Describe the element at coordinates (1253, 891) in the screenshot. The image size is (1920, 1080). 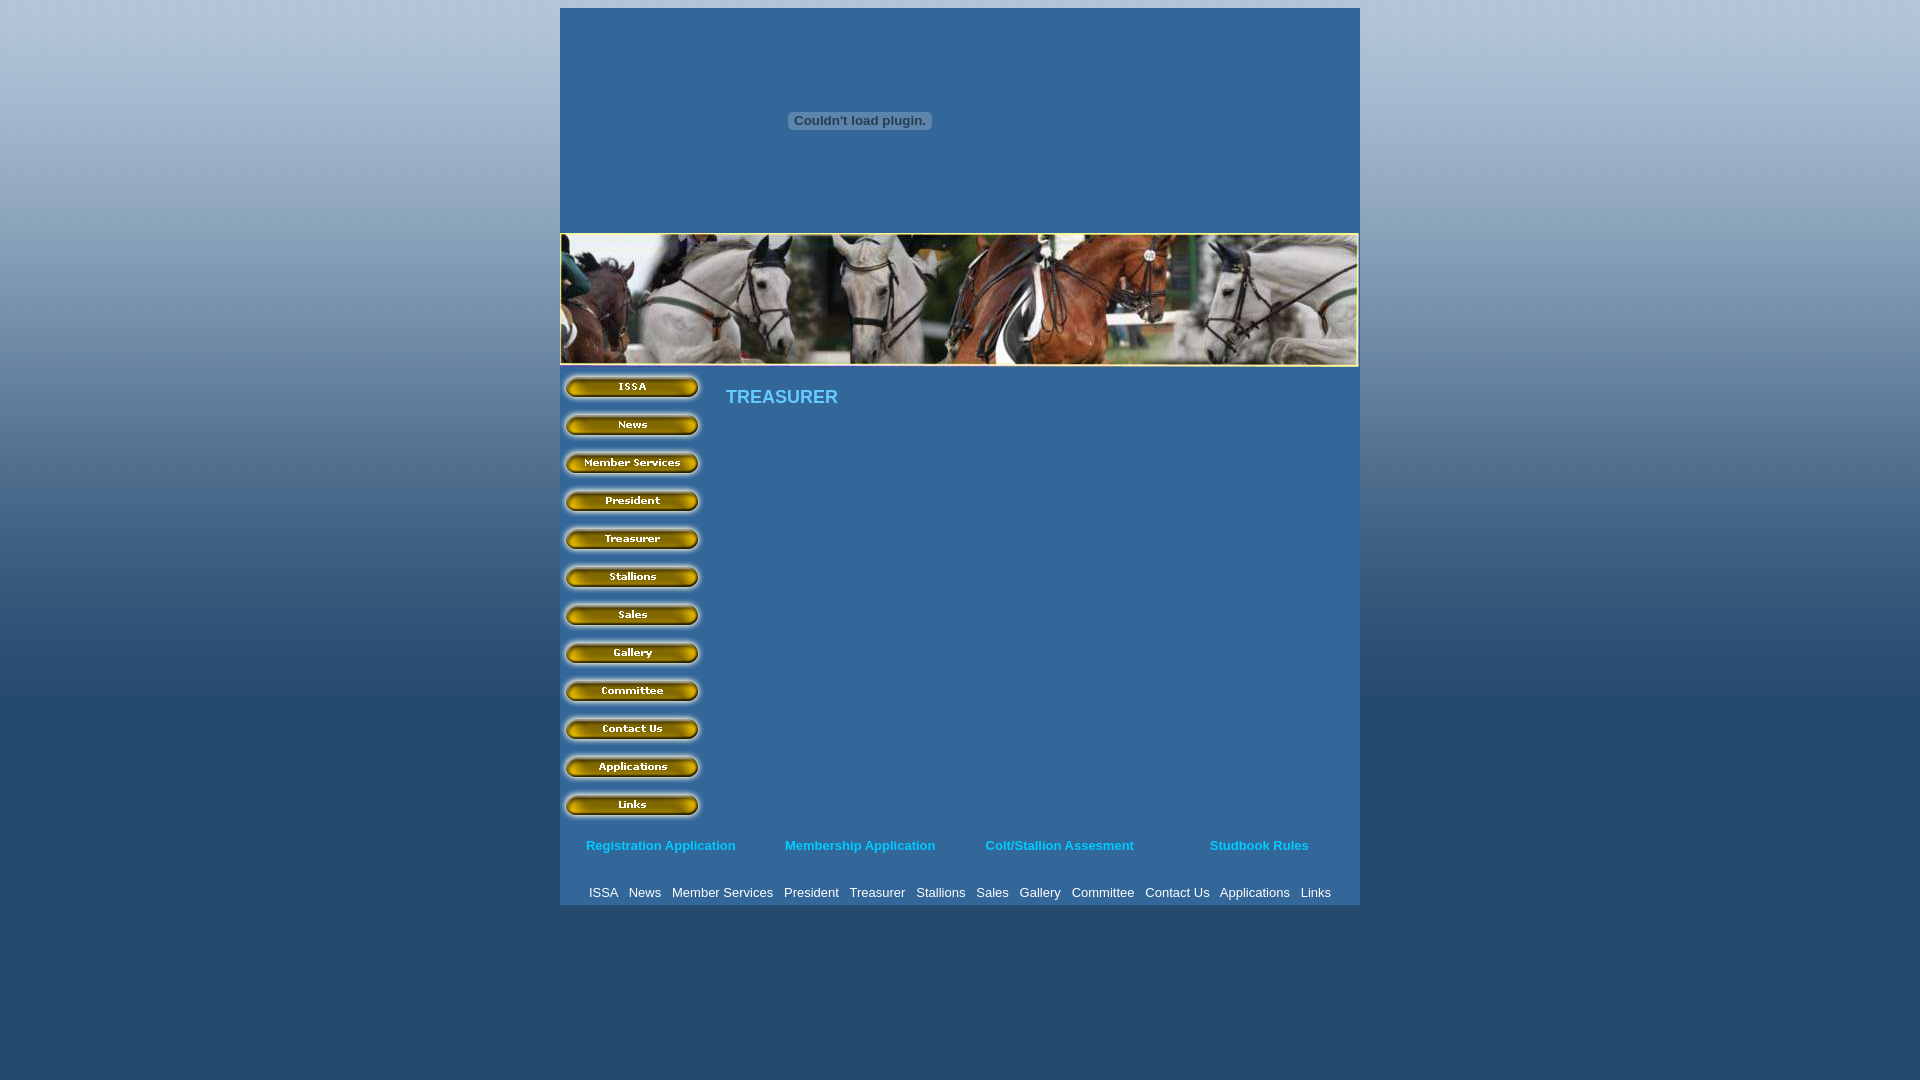
I see `'Applications'` at that location.